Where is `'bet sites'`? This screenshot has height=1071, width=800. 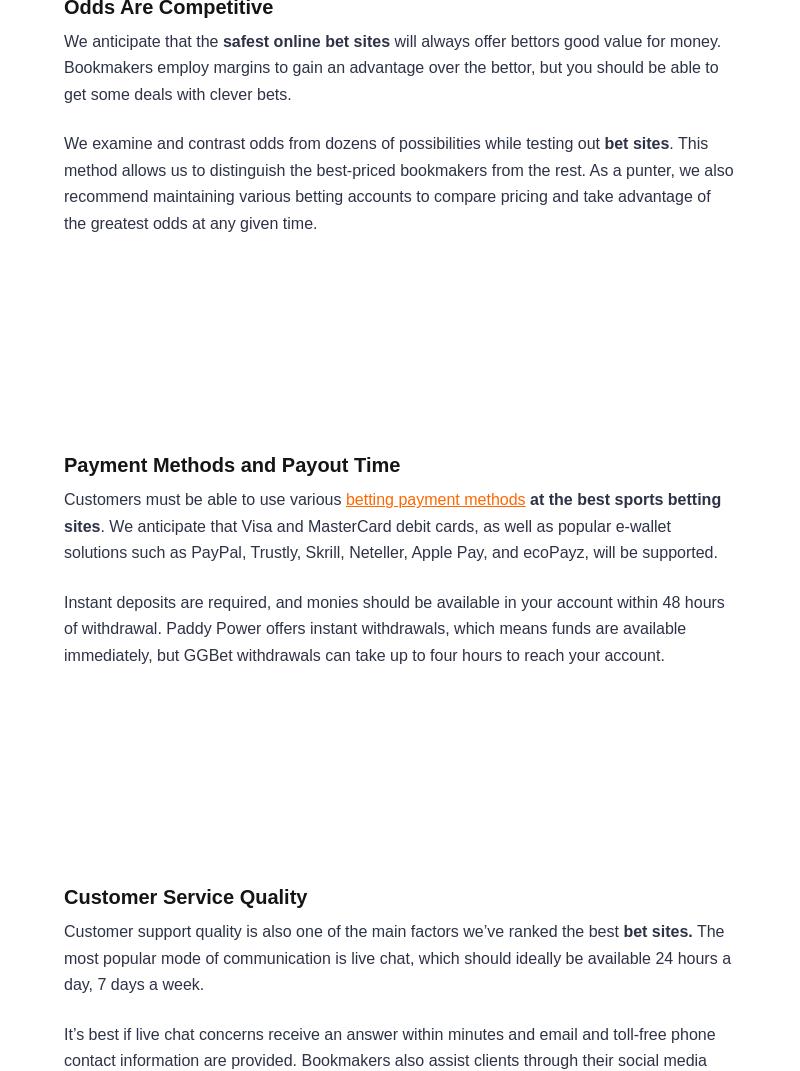 'bet sites' is located at coordinates (635, 143).